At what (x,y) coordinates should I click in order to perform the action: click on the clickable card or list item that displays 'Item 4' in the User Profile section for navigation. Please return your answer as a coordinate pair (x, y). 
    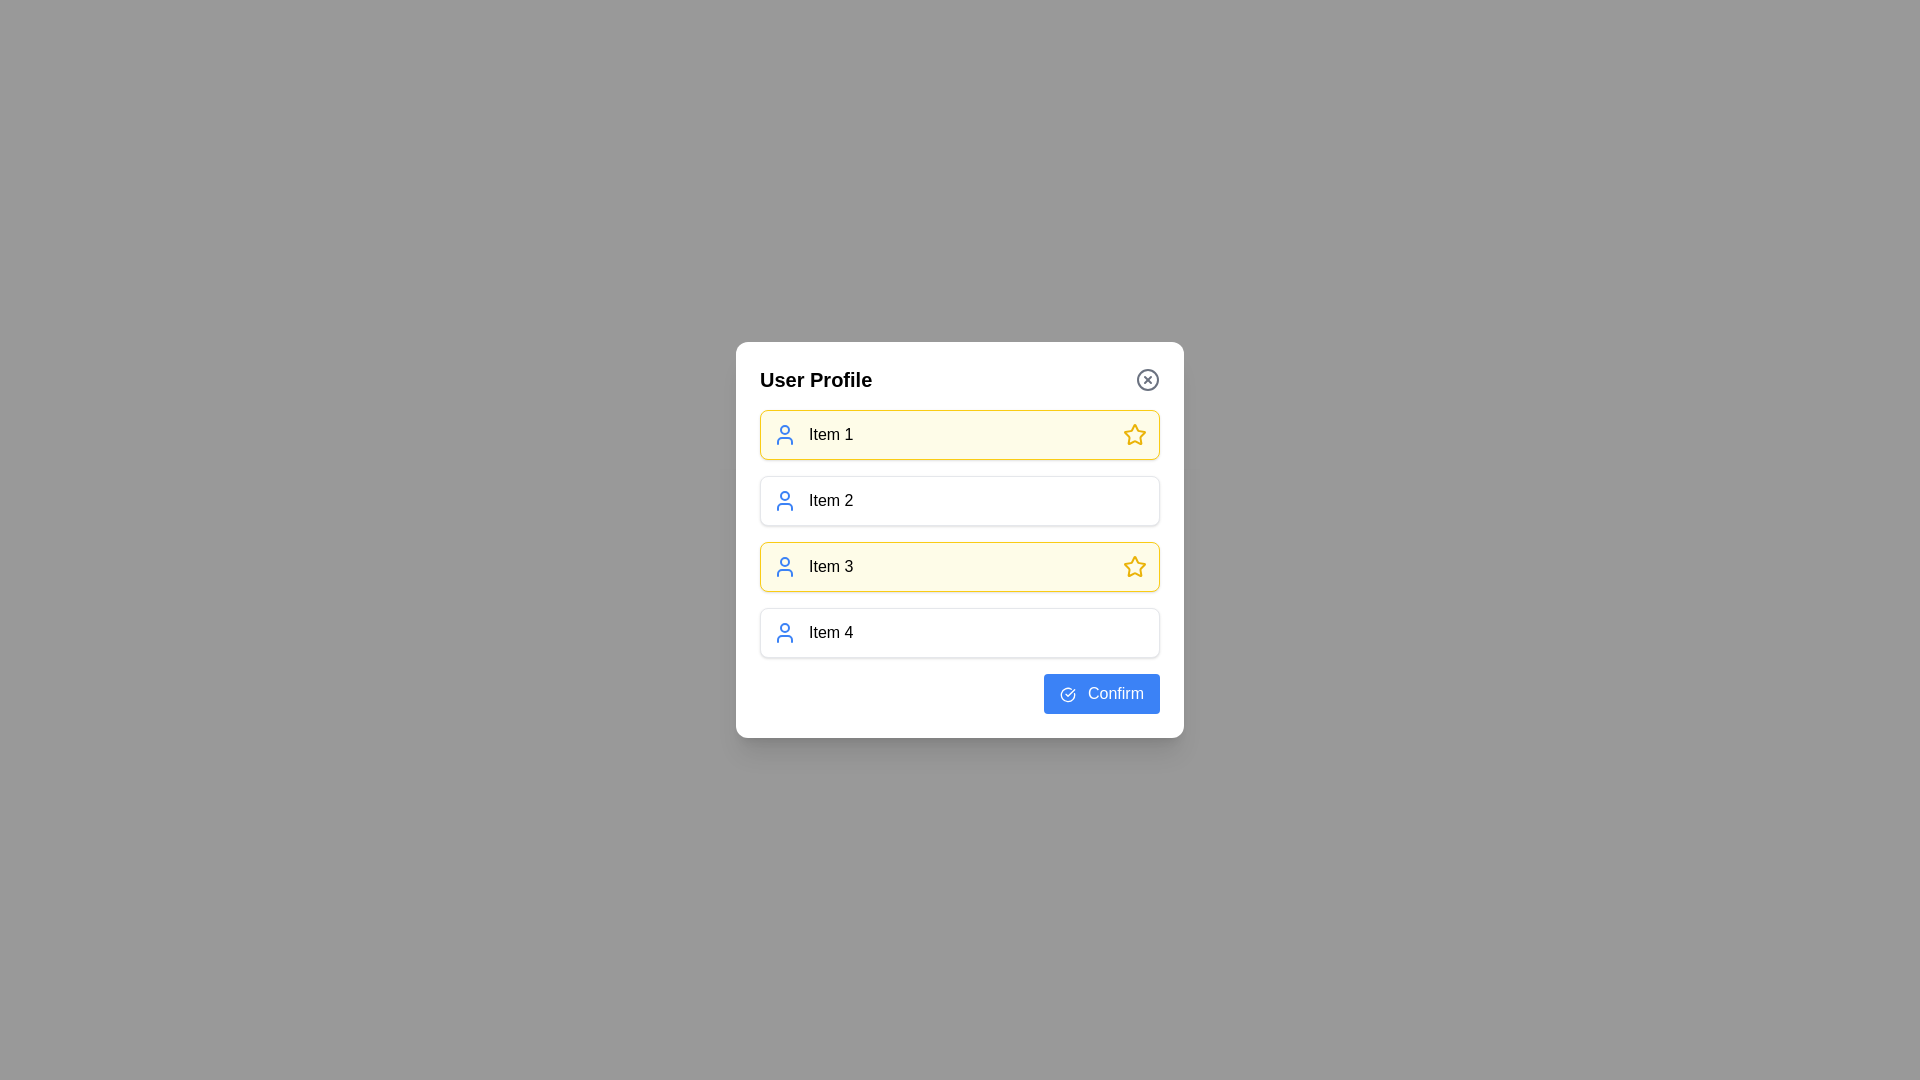
    Looking at the image, I should click on (960, 632).